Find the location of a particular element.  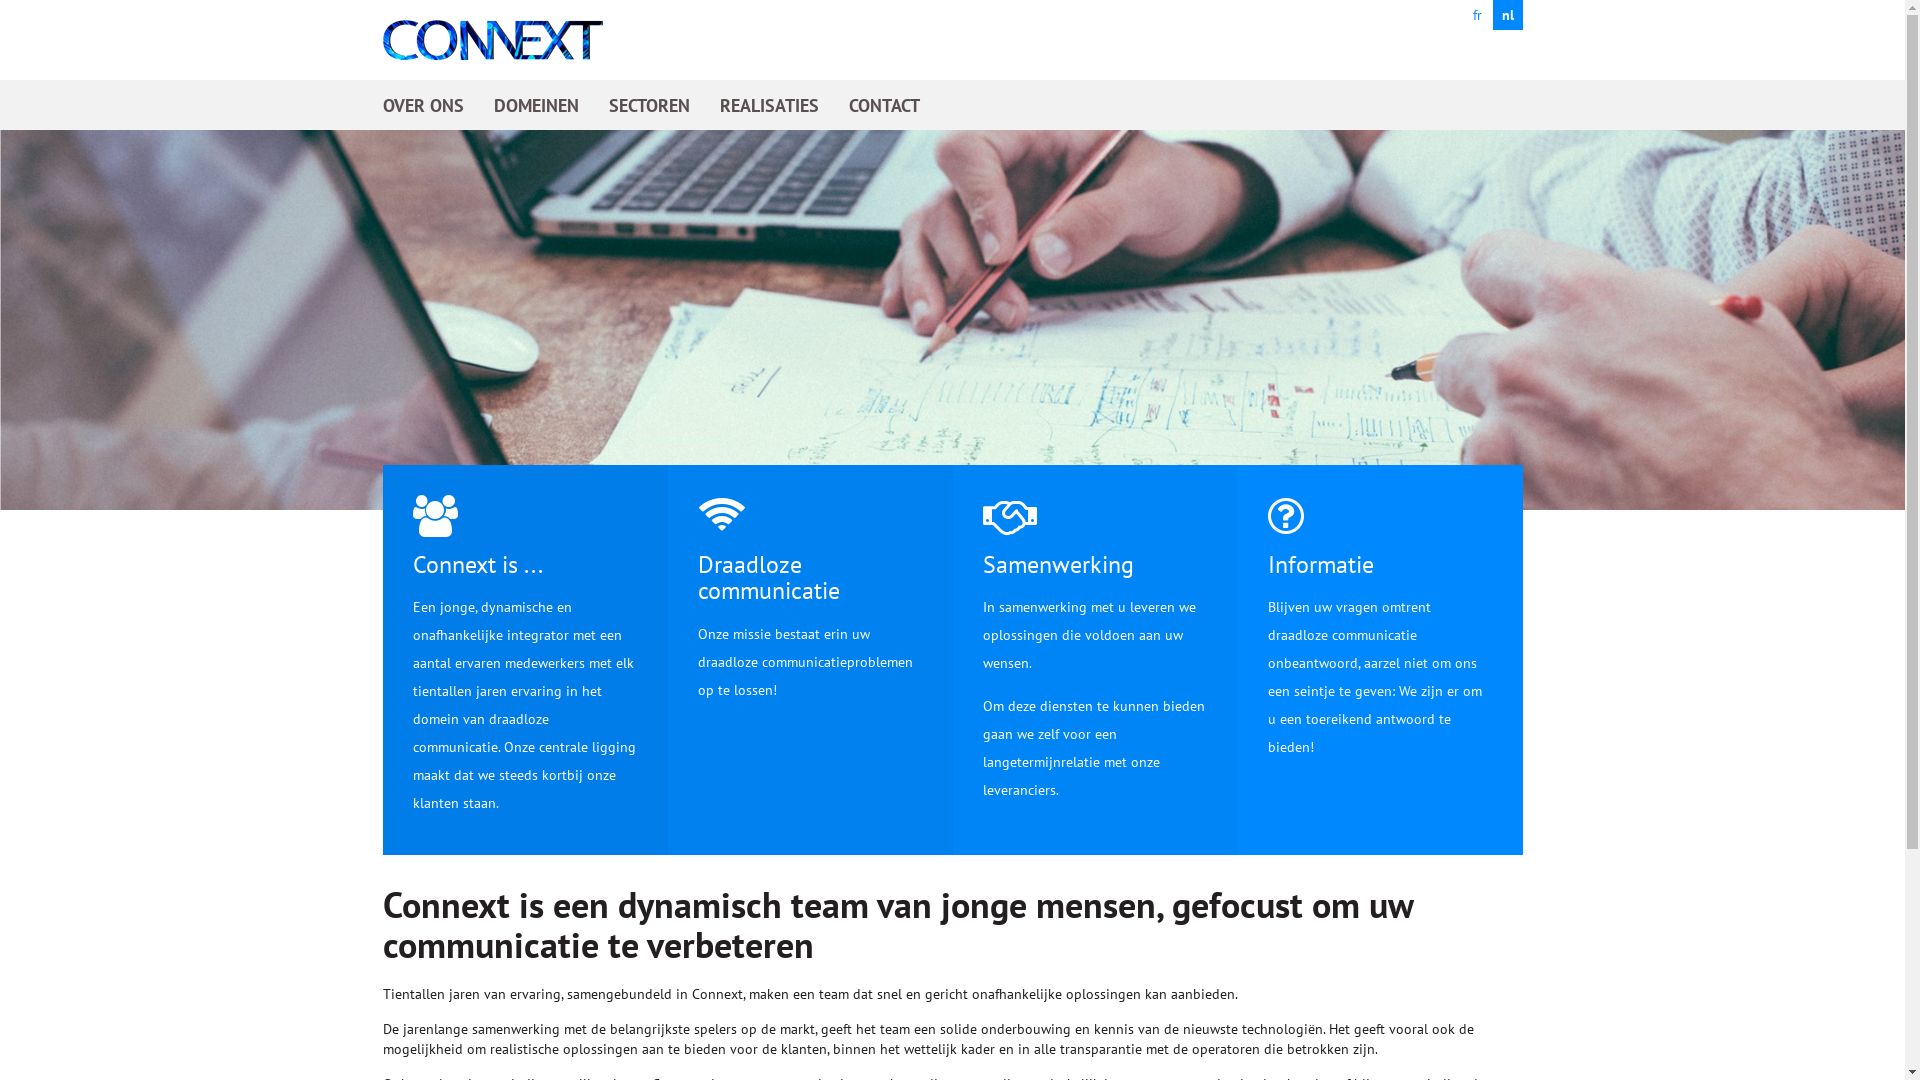

'DOMEINEN' is located at coordinates (536, 104).